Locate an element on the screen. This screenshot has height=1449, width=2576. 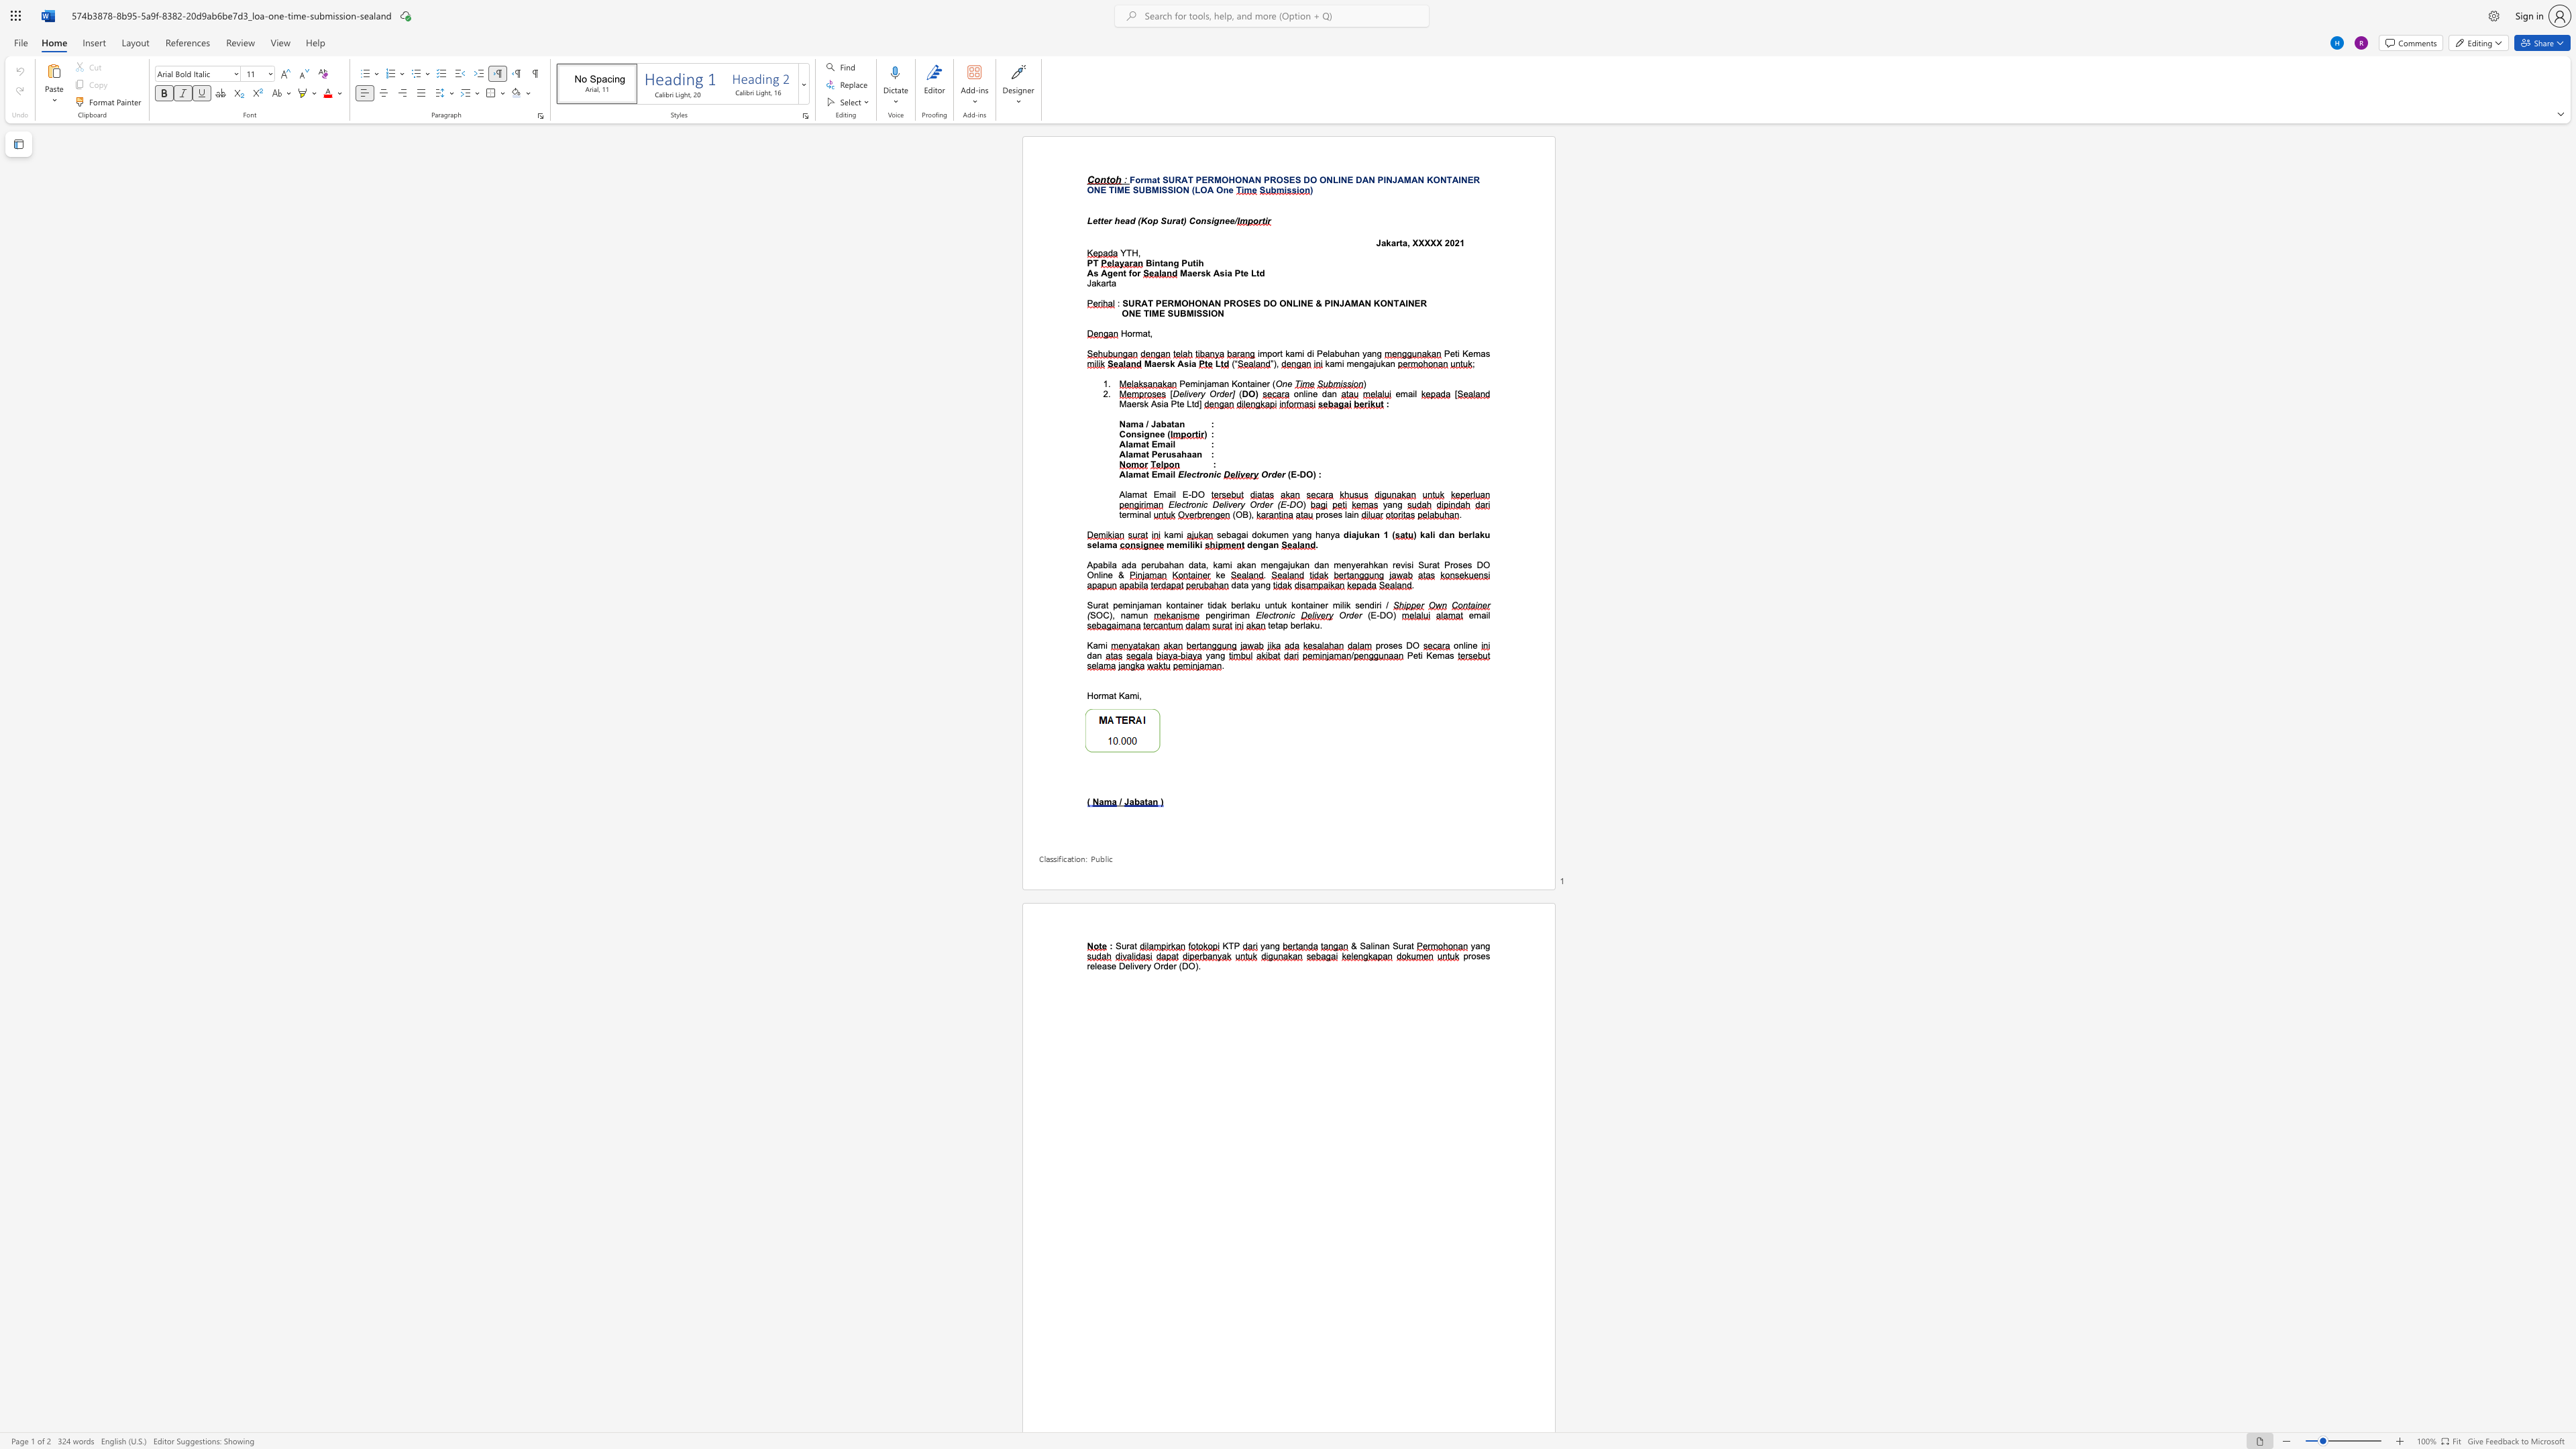
the subset text "ONTAIN" within the text "SURAT PERMOHONAN PROSES DO ONLINE & PINJAMAN KONTAINER" is located at coordinates (1379, 303).